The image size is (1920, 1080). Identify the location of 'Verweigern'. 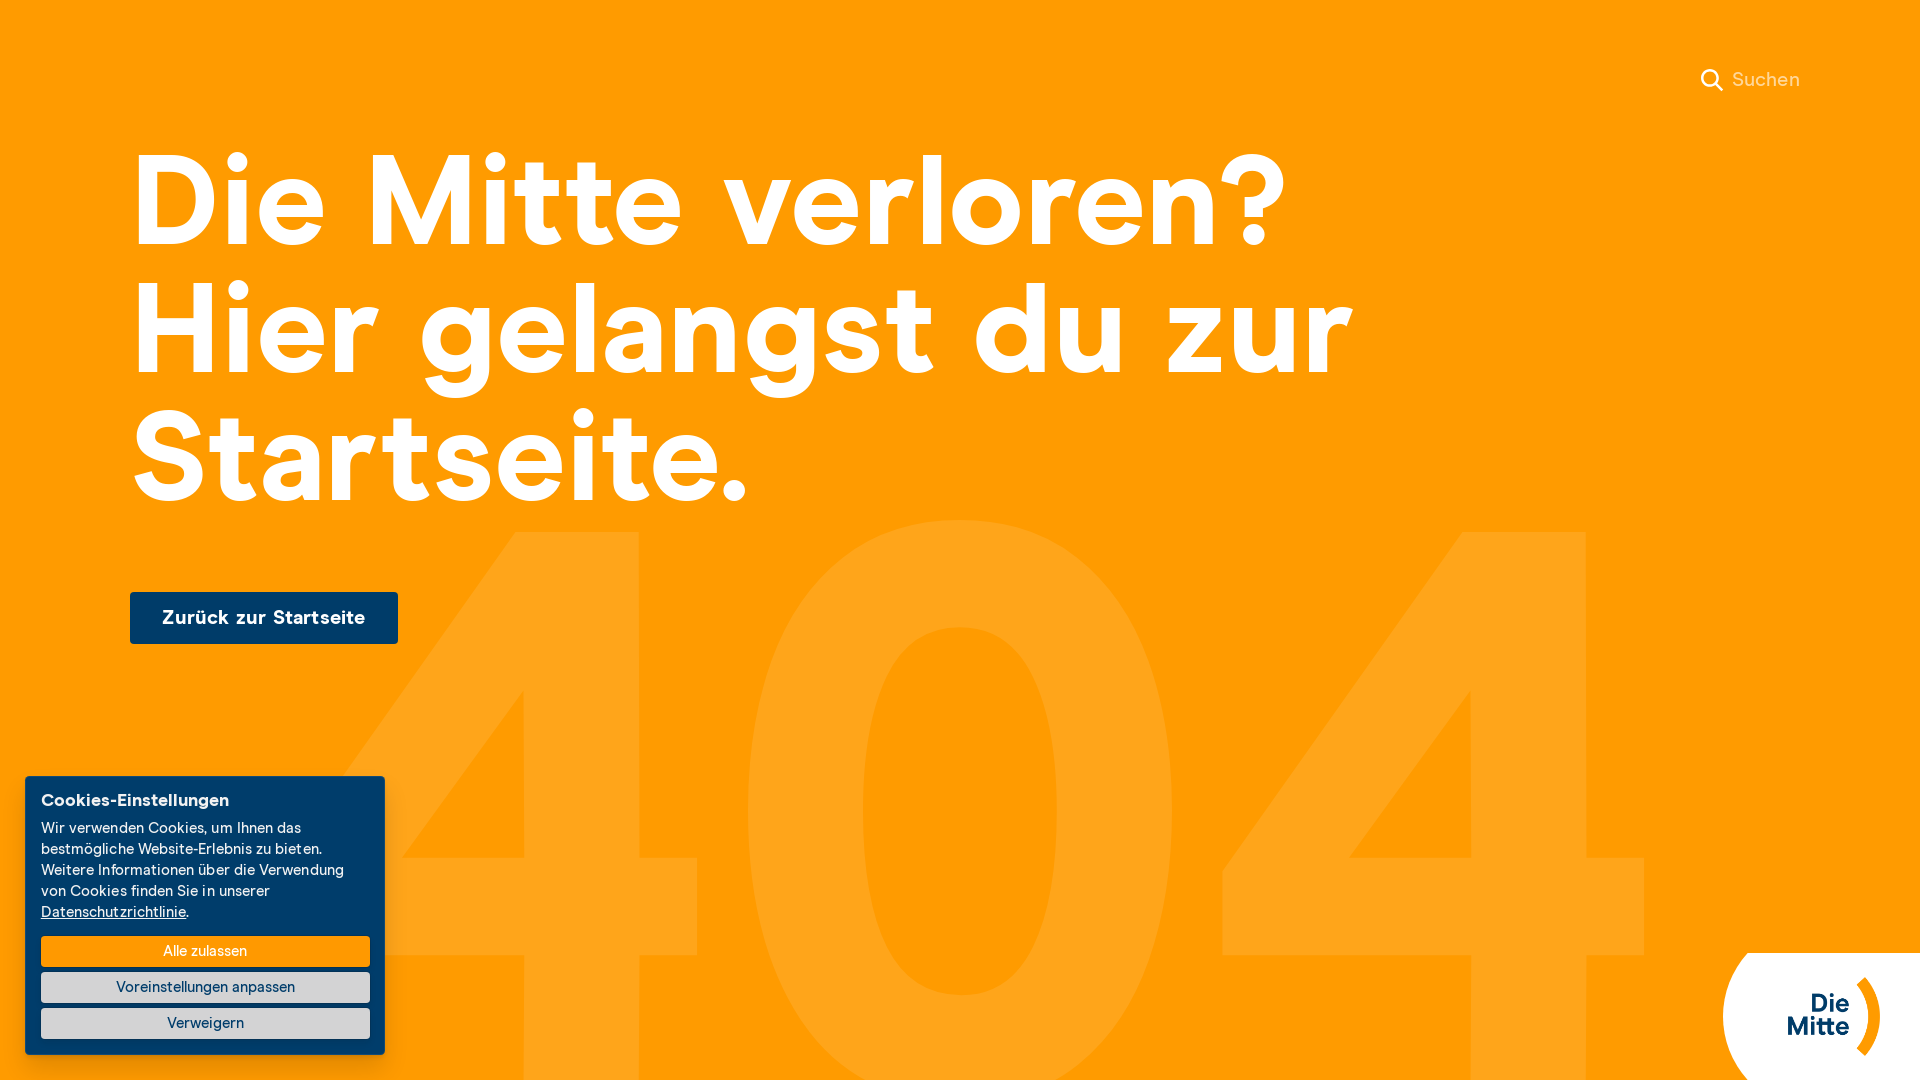
(205, 1023).